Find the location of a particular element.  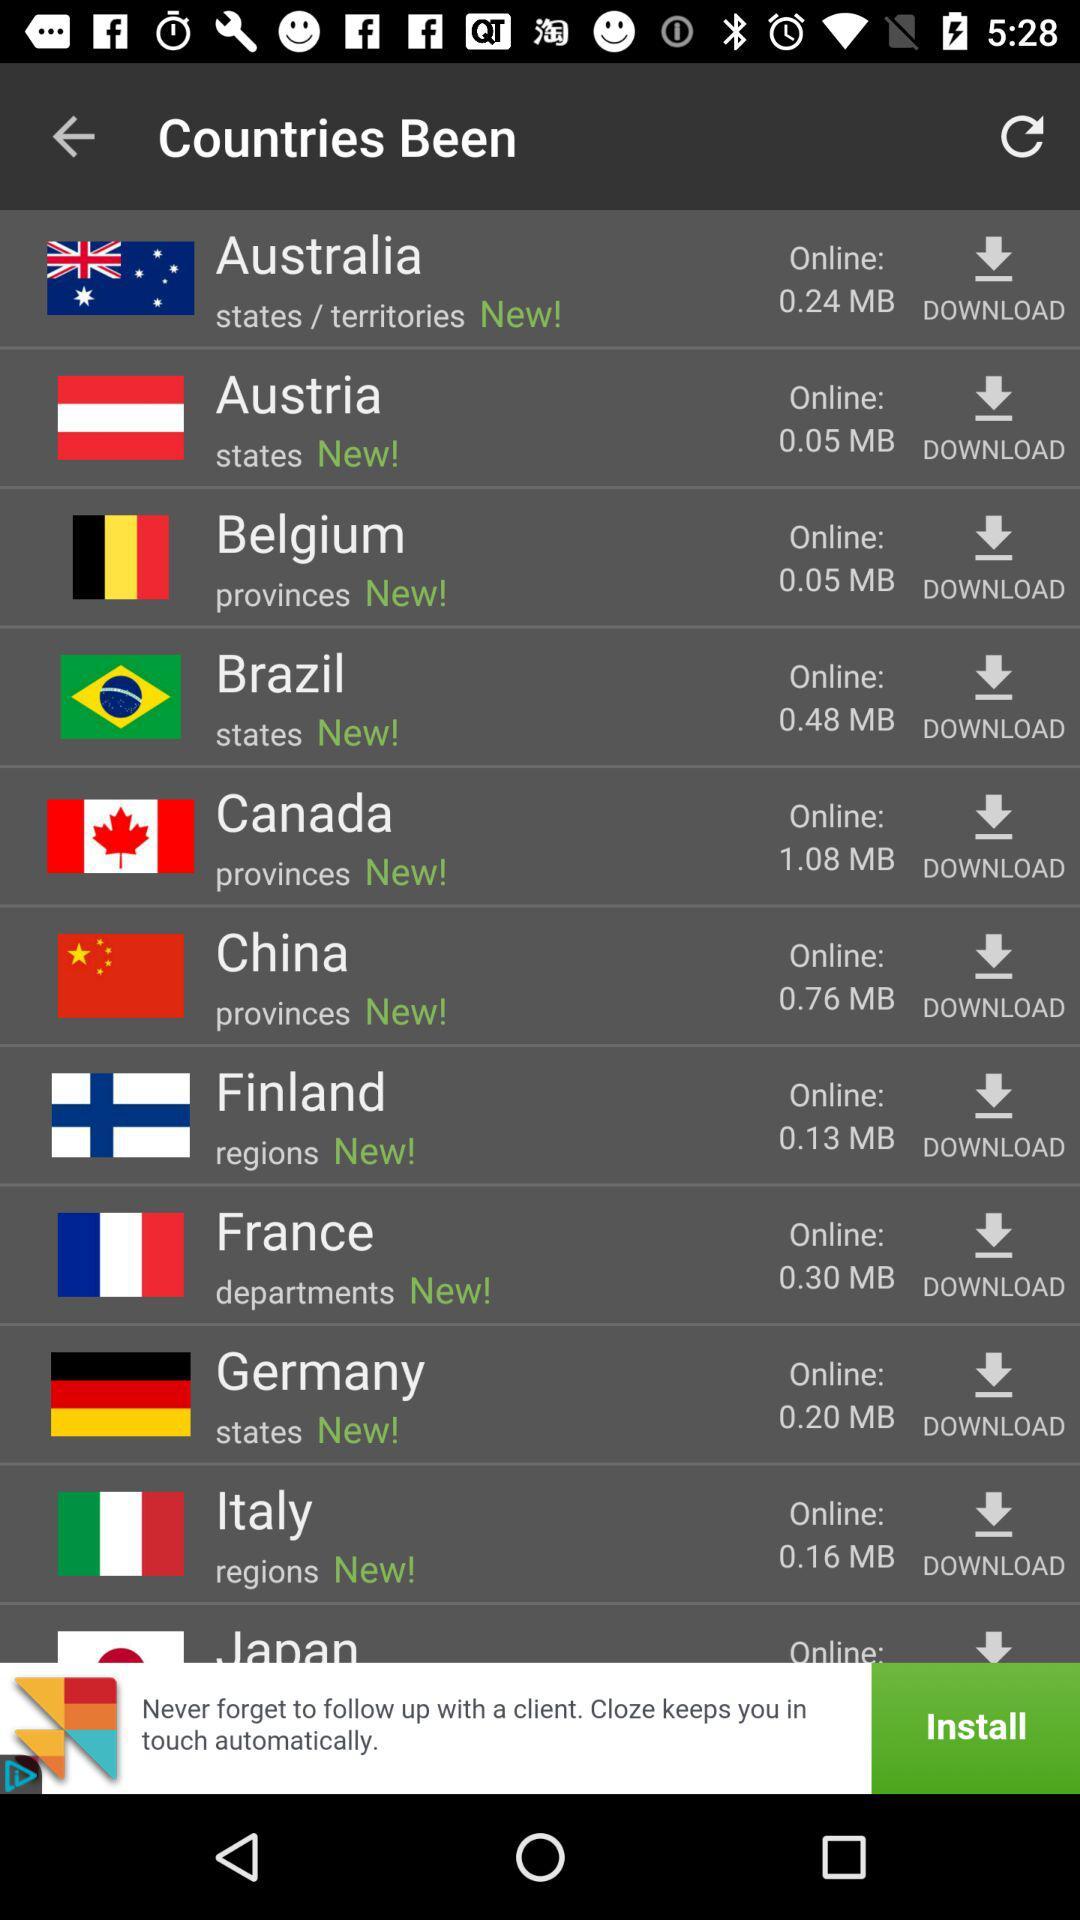

download option is located at coordinates (993, 259).